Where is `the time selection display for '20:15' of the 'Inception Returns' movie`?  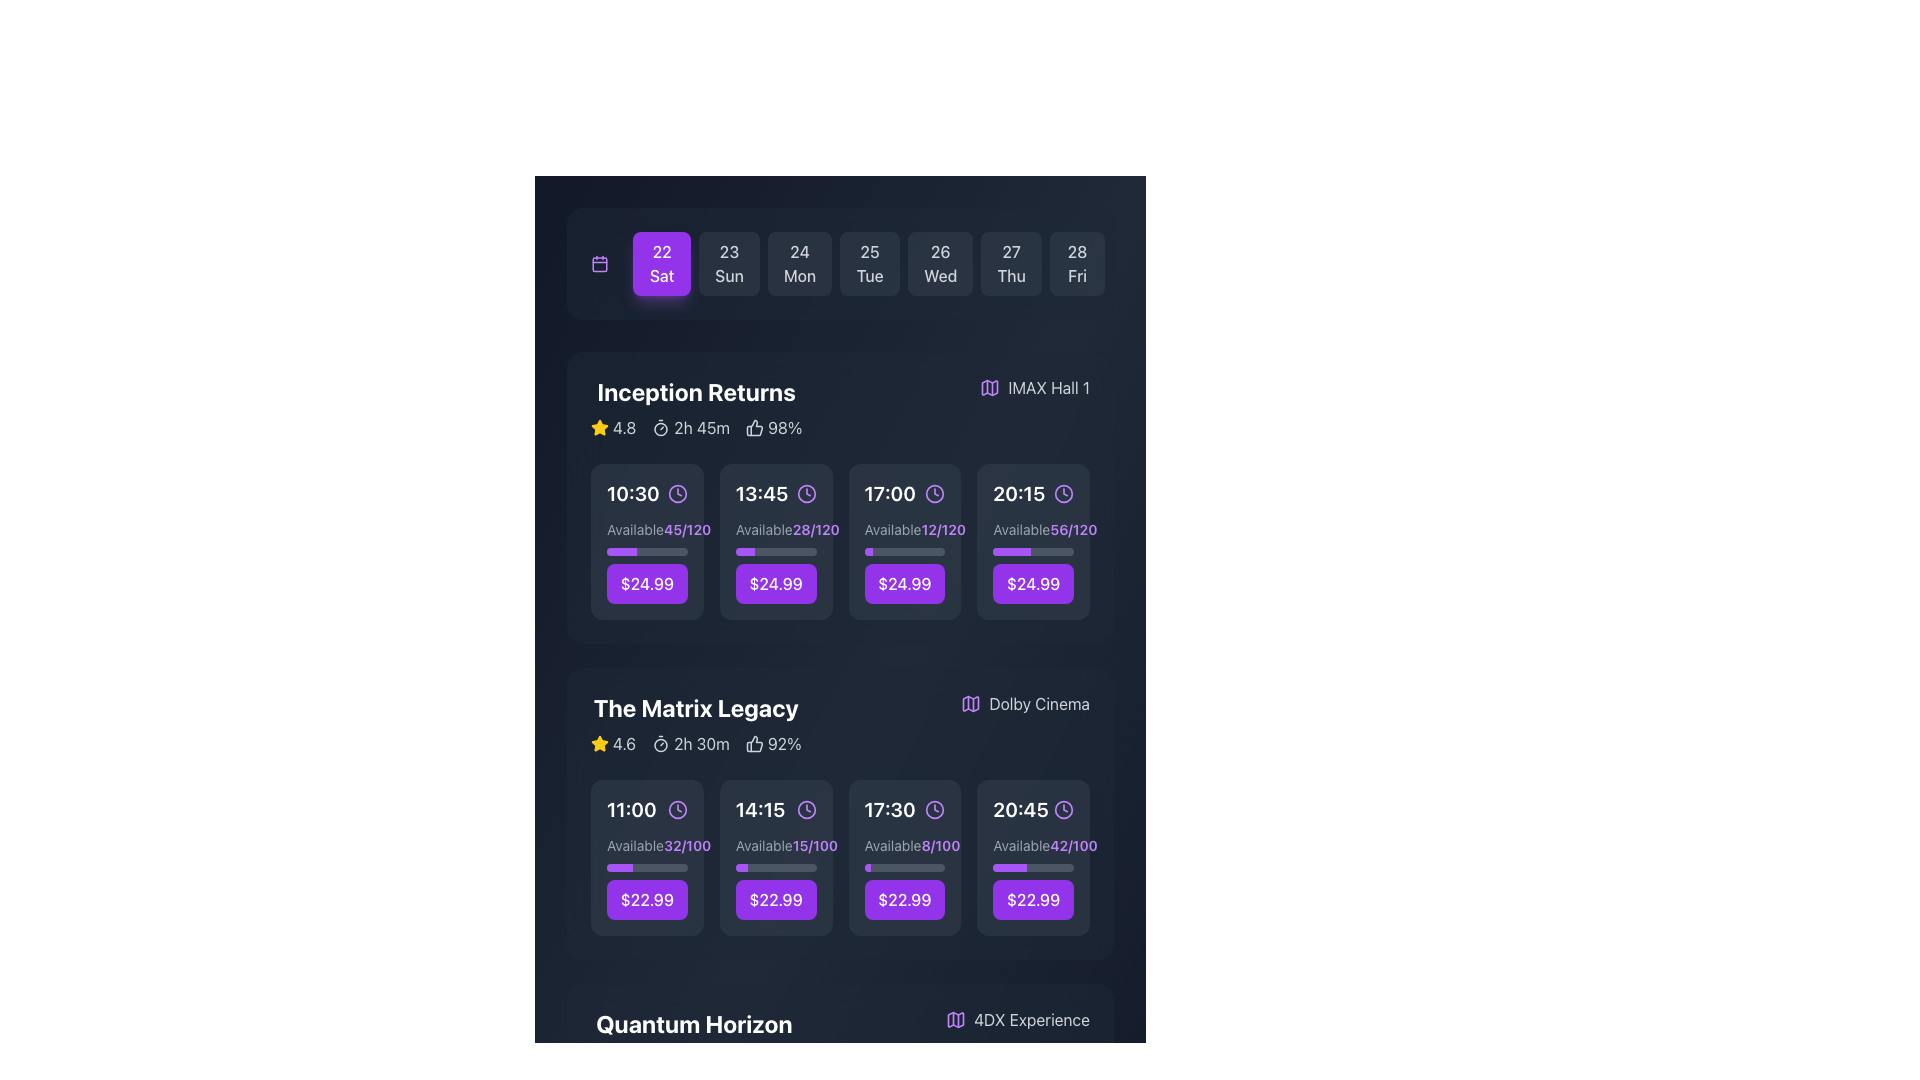 the time selection display for '20:15' of the 'Inception Returns' movie is located at coordinates (1033, 493).